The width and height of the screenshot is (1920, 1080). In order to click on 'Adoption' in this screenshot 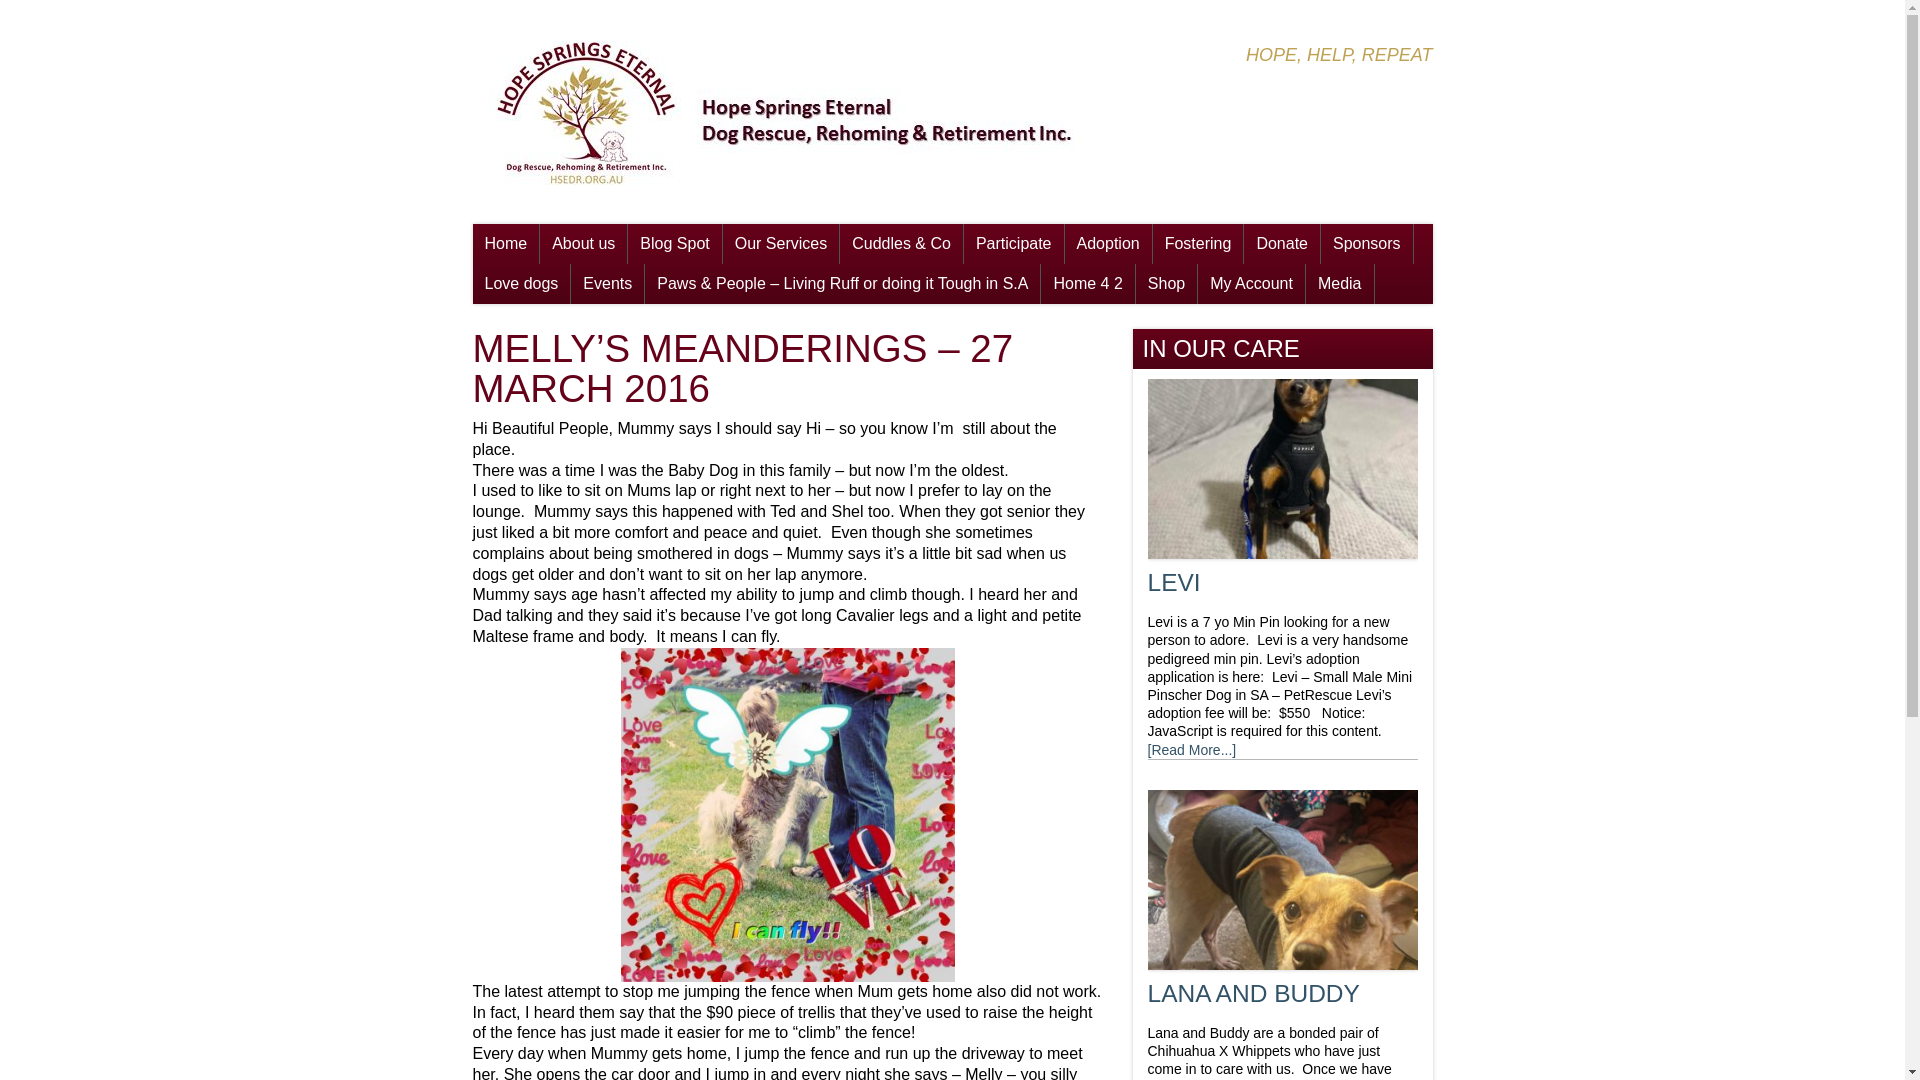, I will do `click(1107, 242)`.